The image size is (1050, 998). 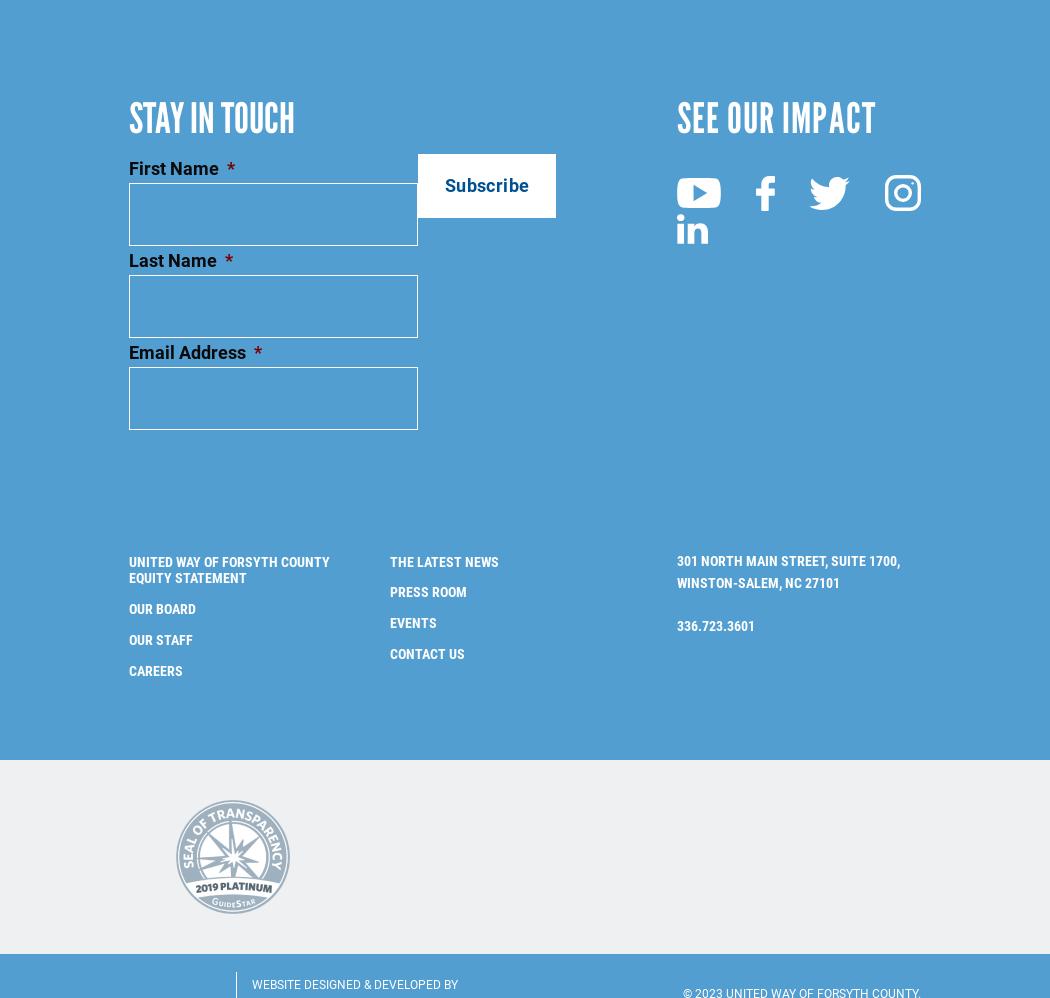 What do you see at coordinates (173, 227) in the screenshot?
I see `'Last Name'` at bounding box center [173, 227].